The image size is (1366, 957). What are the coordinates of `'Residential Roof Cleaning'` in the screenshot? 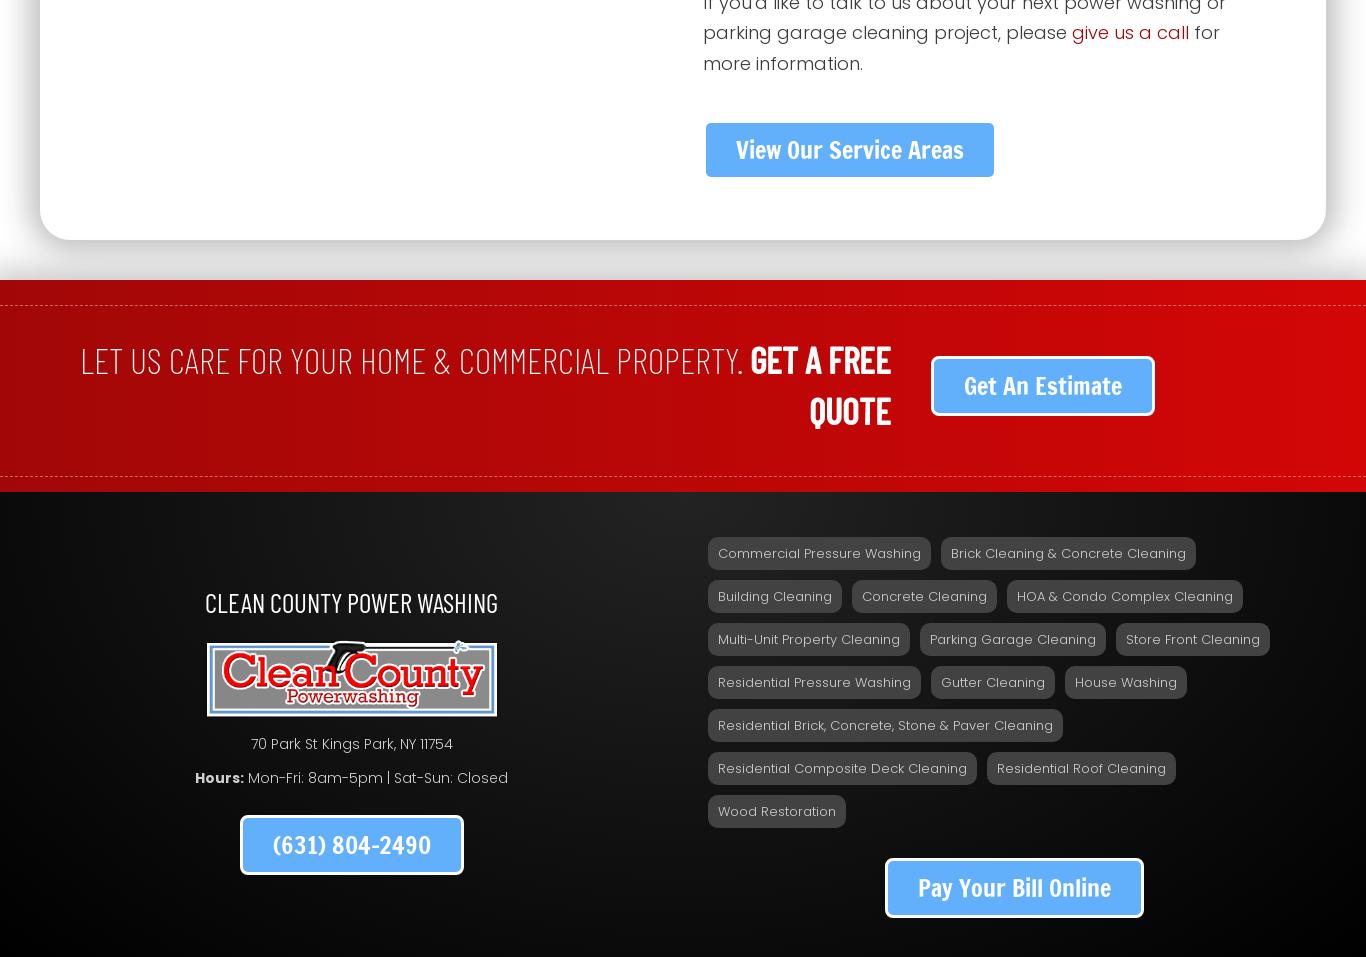 It's located at (1080, 766).